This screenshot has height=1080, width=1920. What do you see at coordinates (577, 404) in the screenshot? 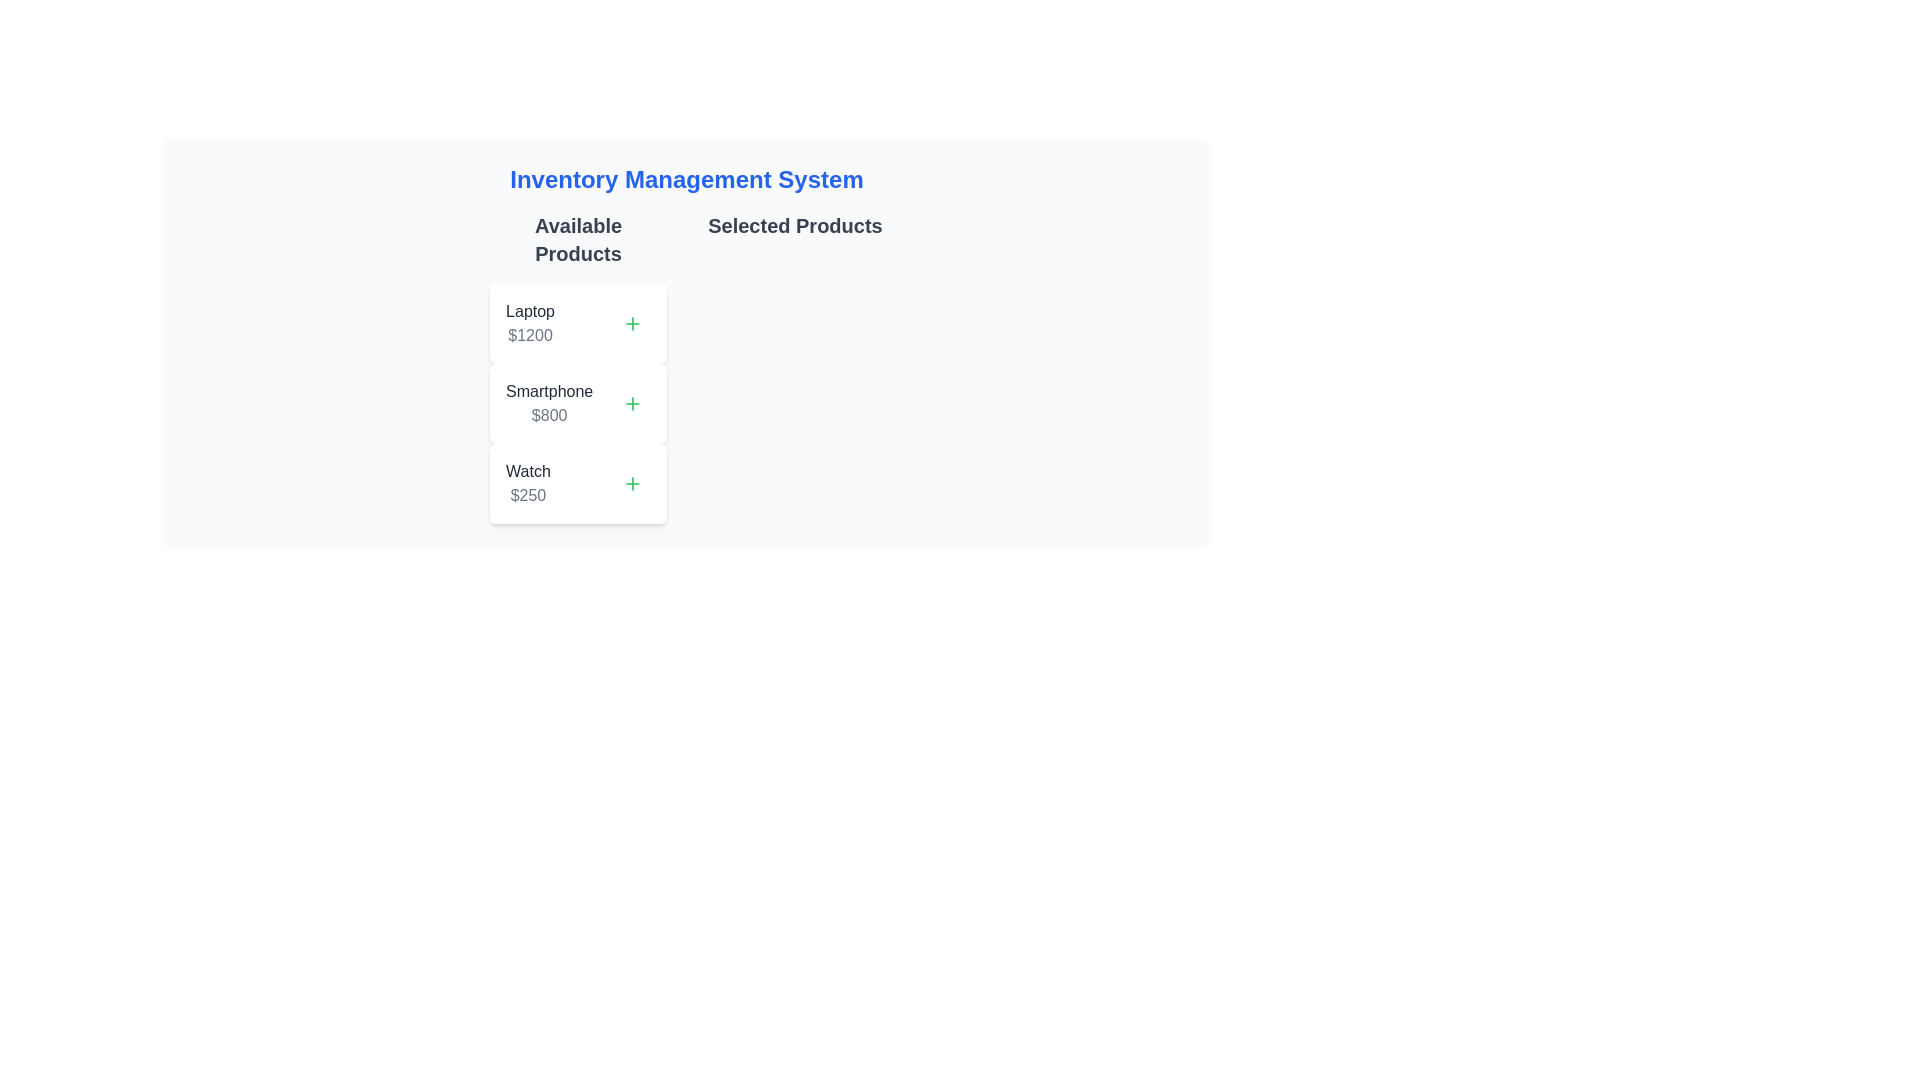
I see `the '+' icon on the product card for 'Smartphone' priced at '$800'` at bounding box center [577, 404].